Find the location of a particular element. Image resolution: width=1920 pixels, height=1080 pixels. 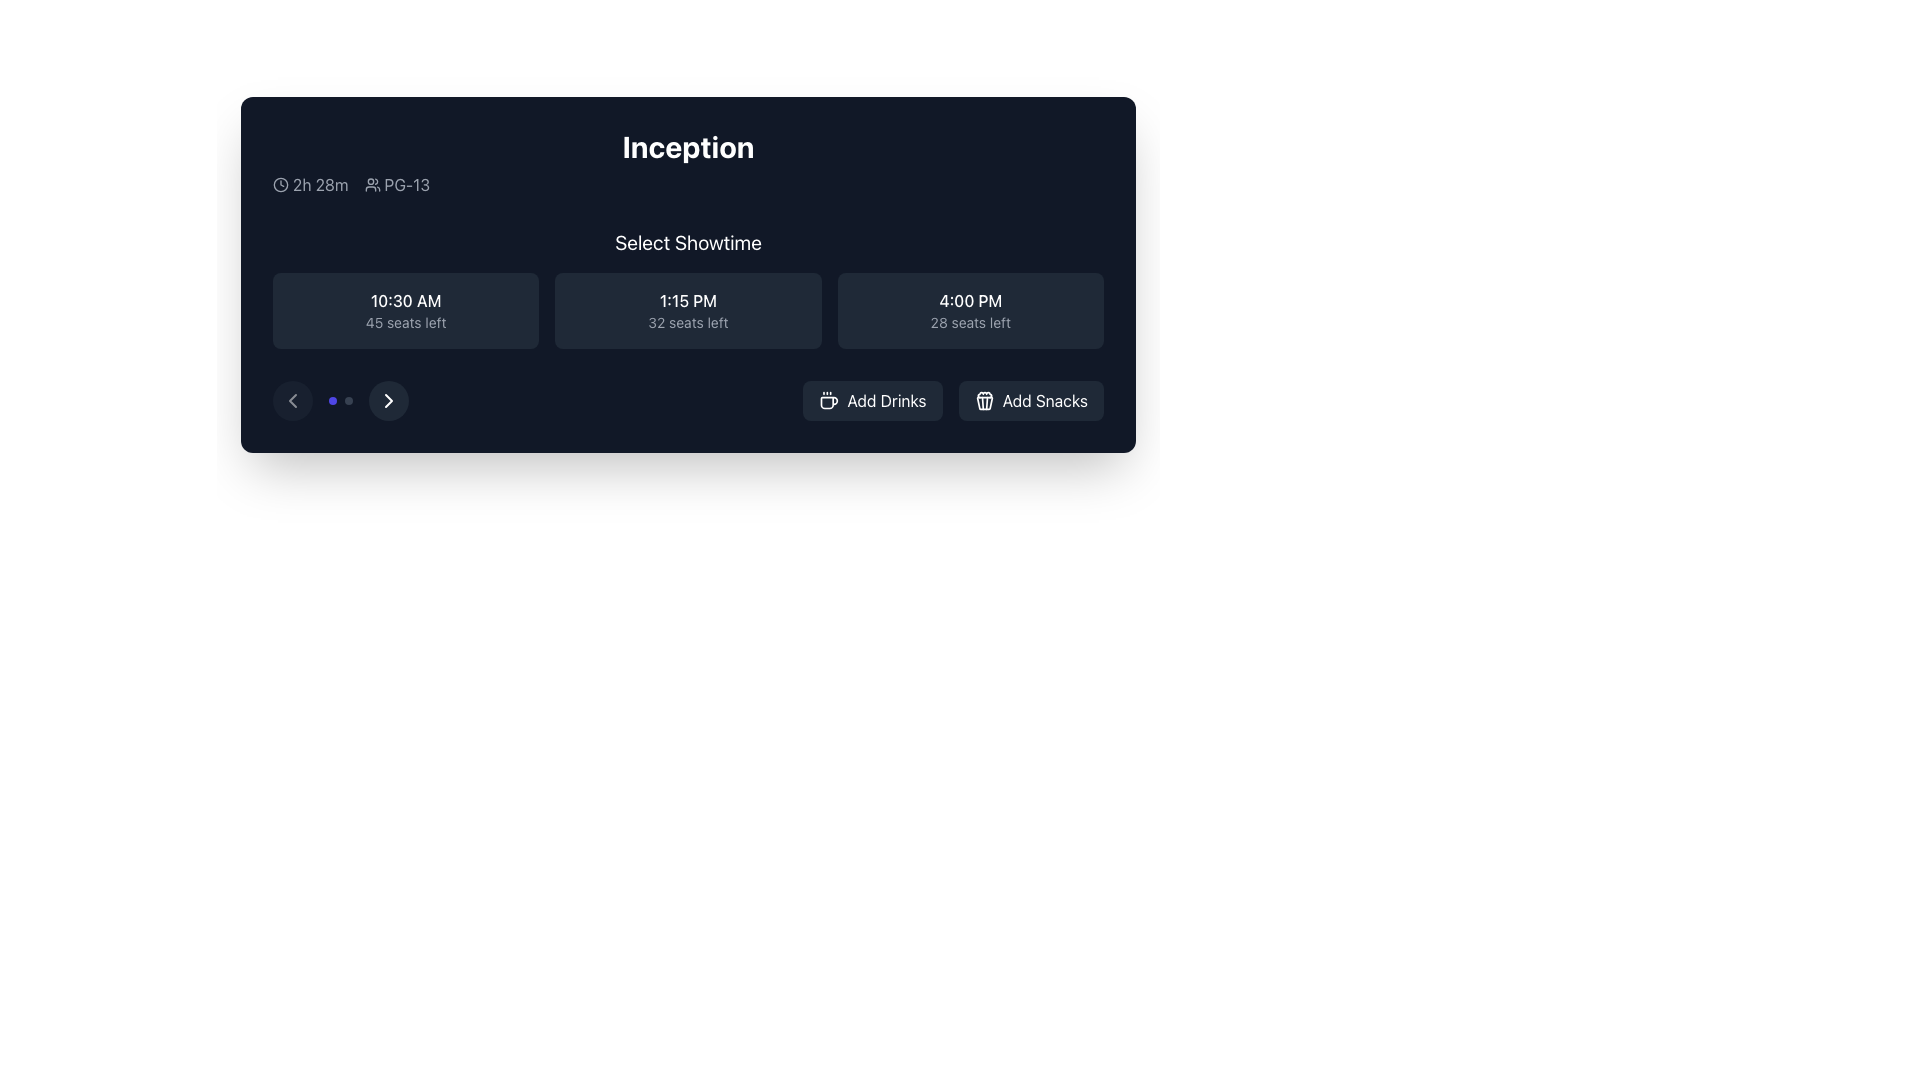

the Text label displaying '10:30 AM' and '45 seats left' in the 'Select Showtime' section, which shows the showtime for user selection is located at coordinates (405, 300).